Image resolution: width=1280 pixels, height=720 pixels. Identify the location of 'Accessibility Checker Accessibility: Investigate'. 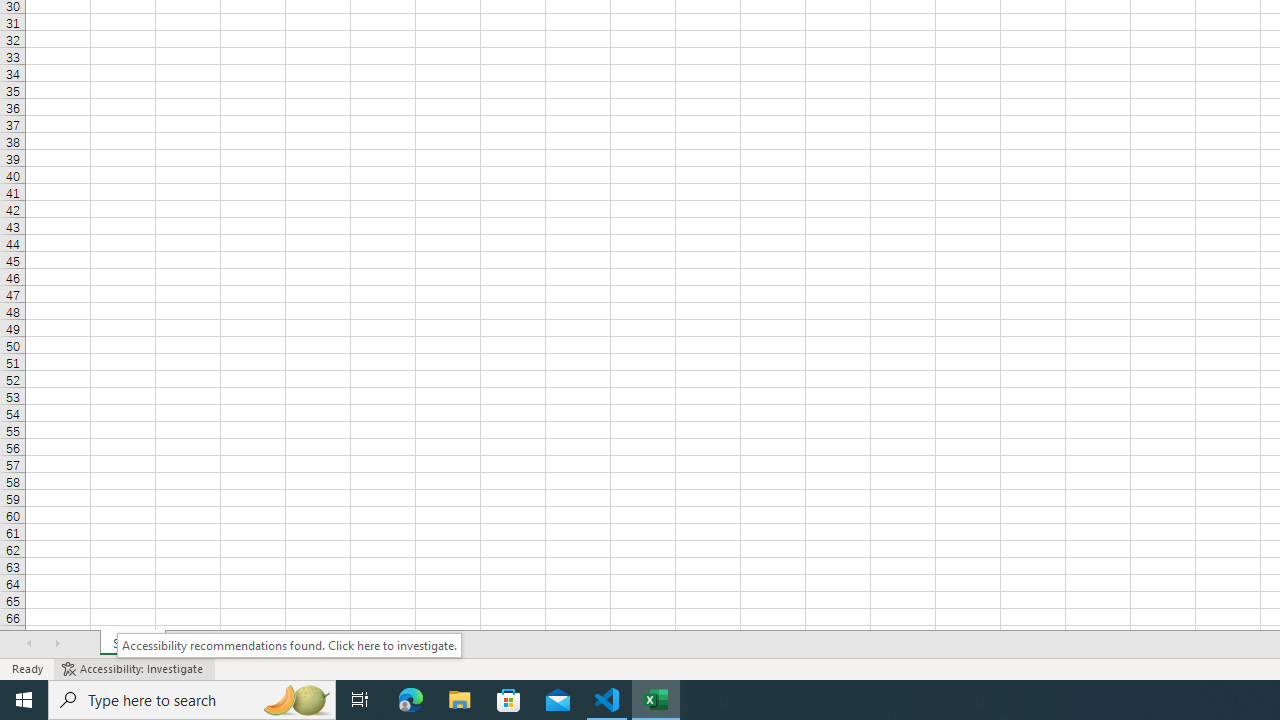
(133, 669).